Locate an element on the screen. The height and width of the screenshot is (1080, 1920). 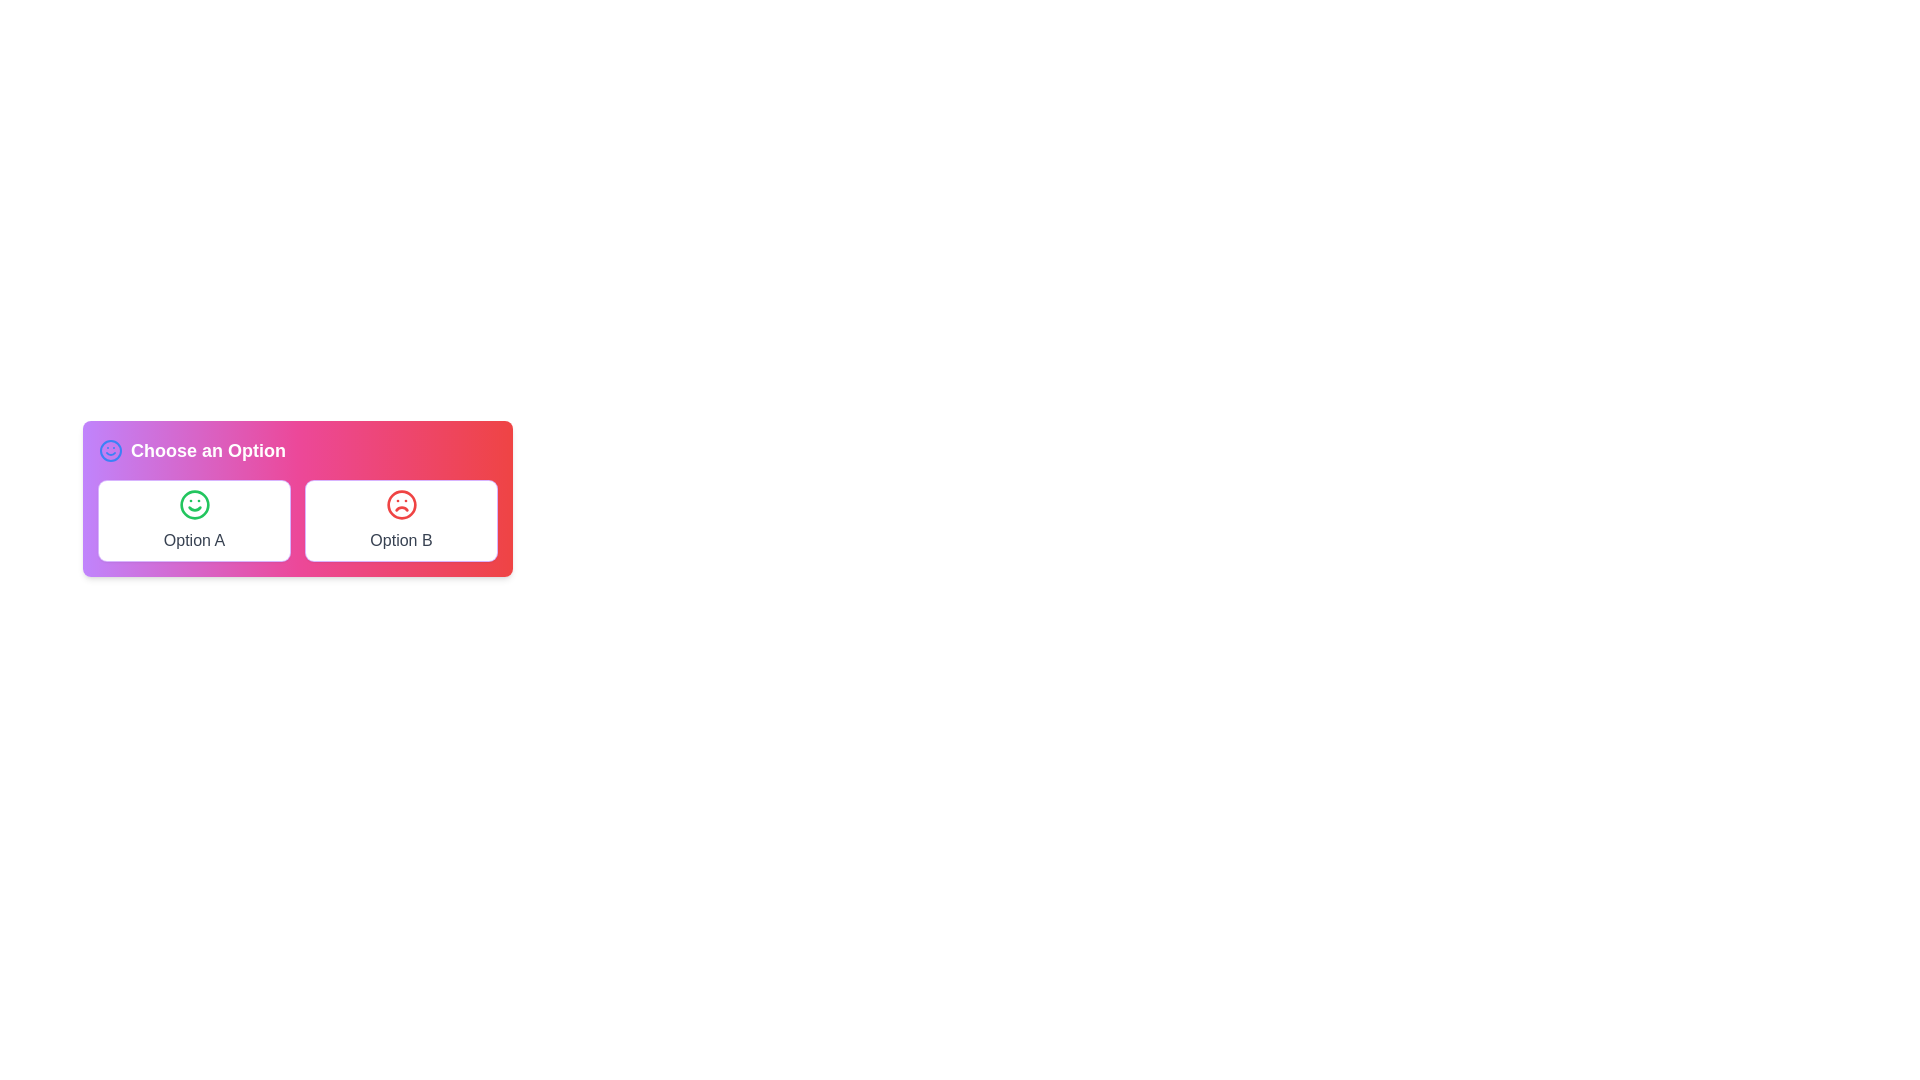
the text label 'Option A' which is styled in gray font and located below a green smiley face icon is located at coordinates (194, 540).